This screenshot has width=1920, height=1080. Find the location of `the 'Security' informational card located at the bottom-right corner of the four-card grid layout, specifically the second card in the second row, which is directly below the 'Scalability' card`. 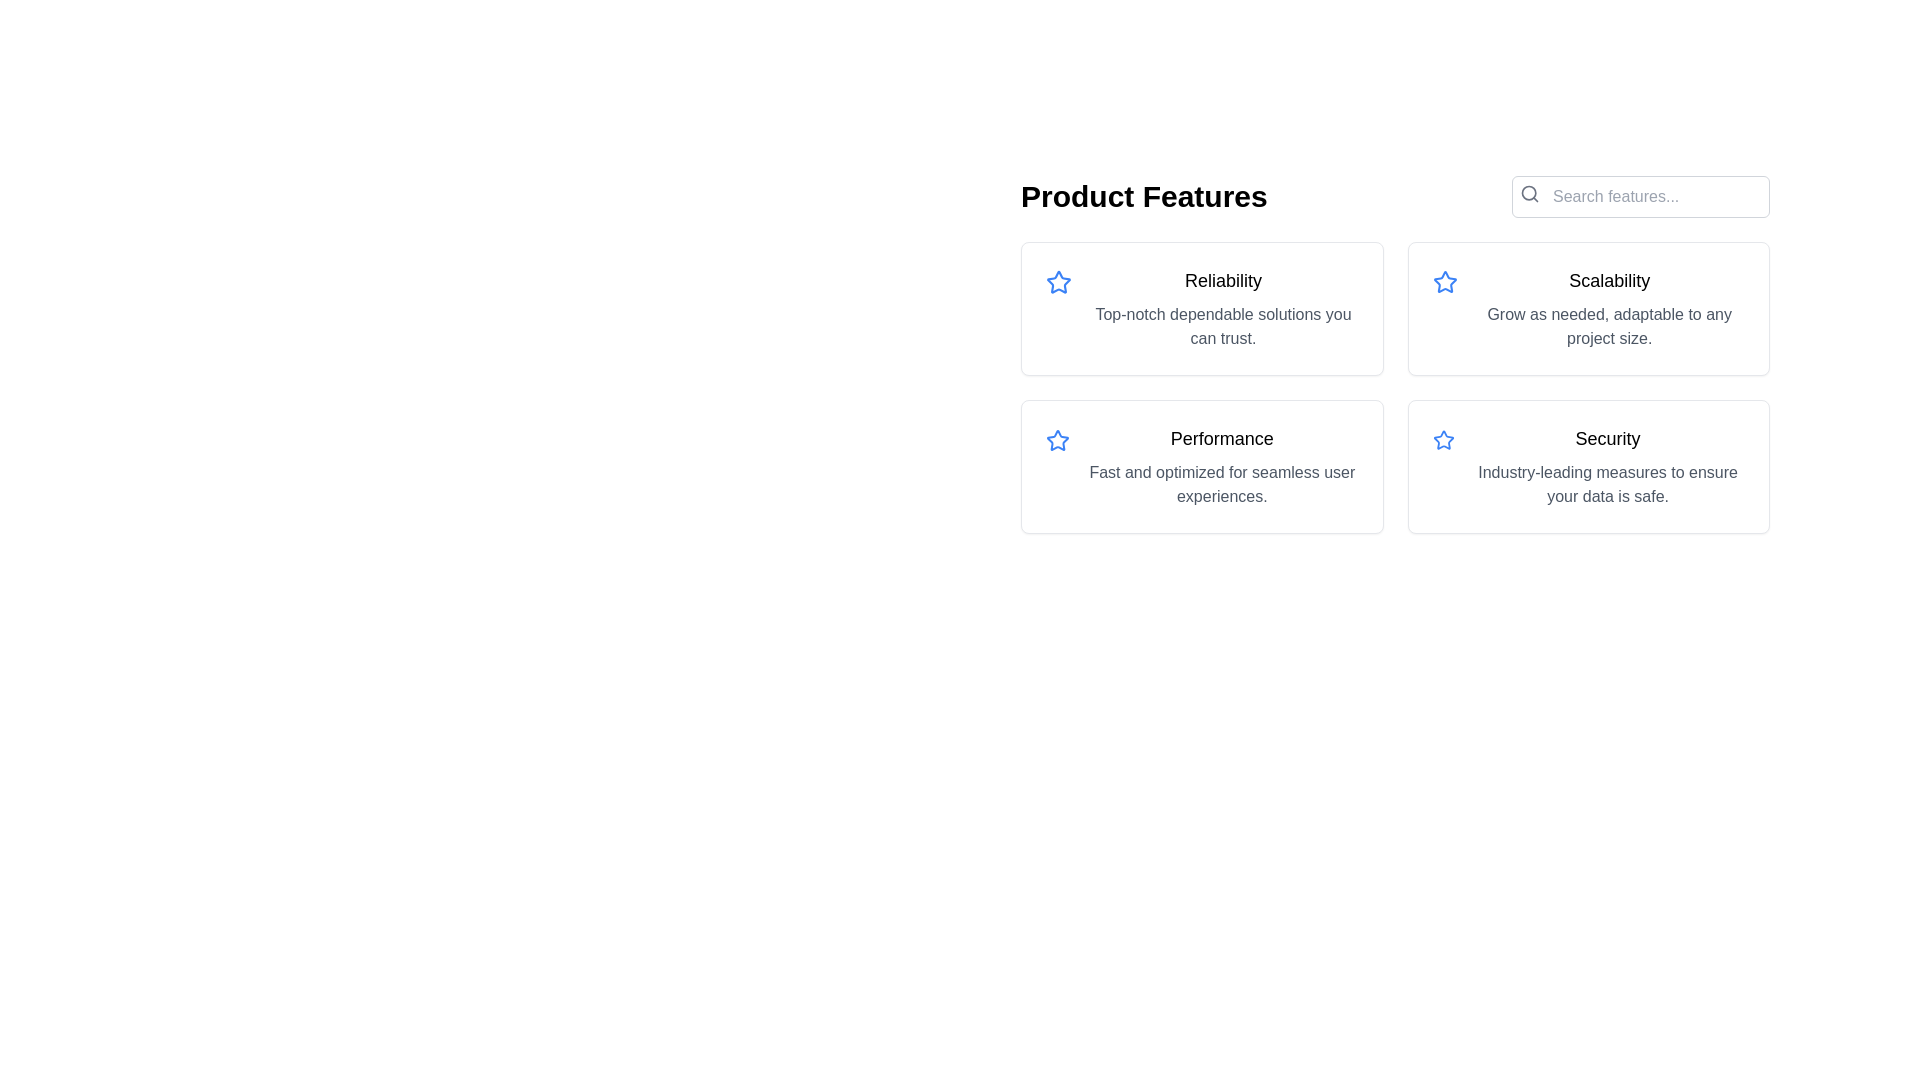

the 'Security' informational card located at the bottom-right corner of the four-card grid layout, specifically the second card in the second row, which is directly below the 'Scalability' card is located at coordinates (1587, 466).